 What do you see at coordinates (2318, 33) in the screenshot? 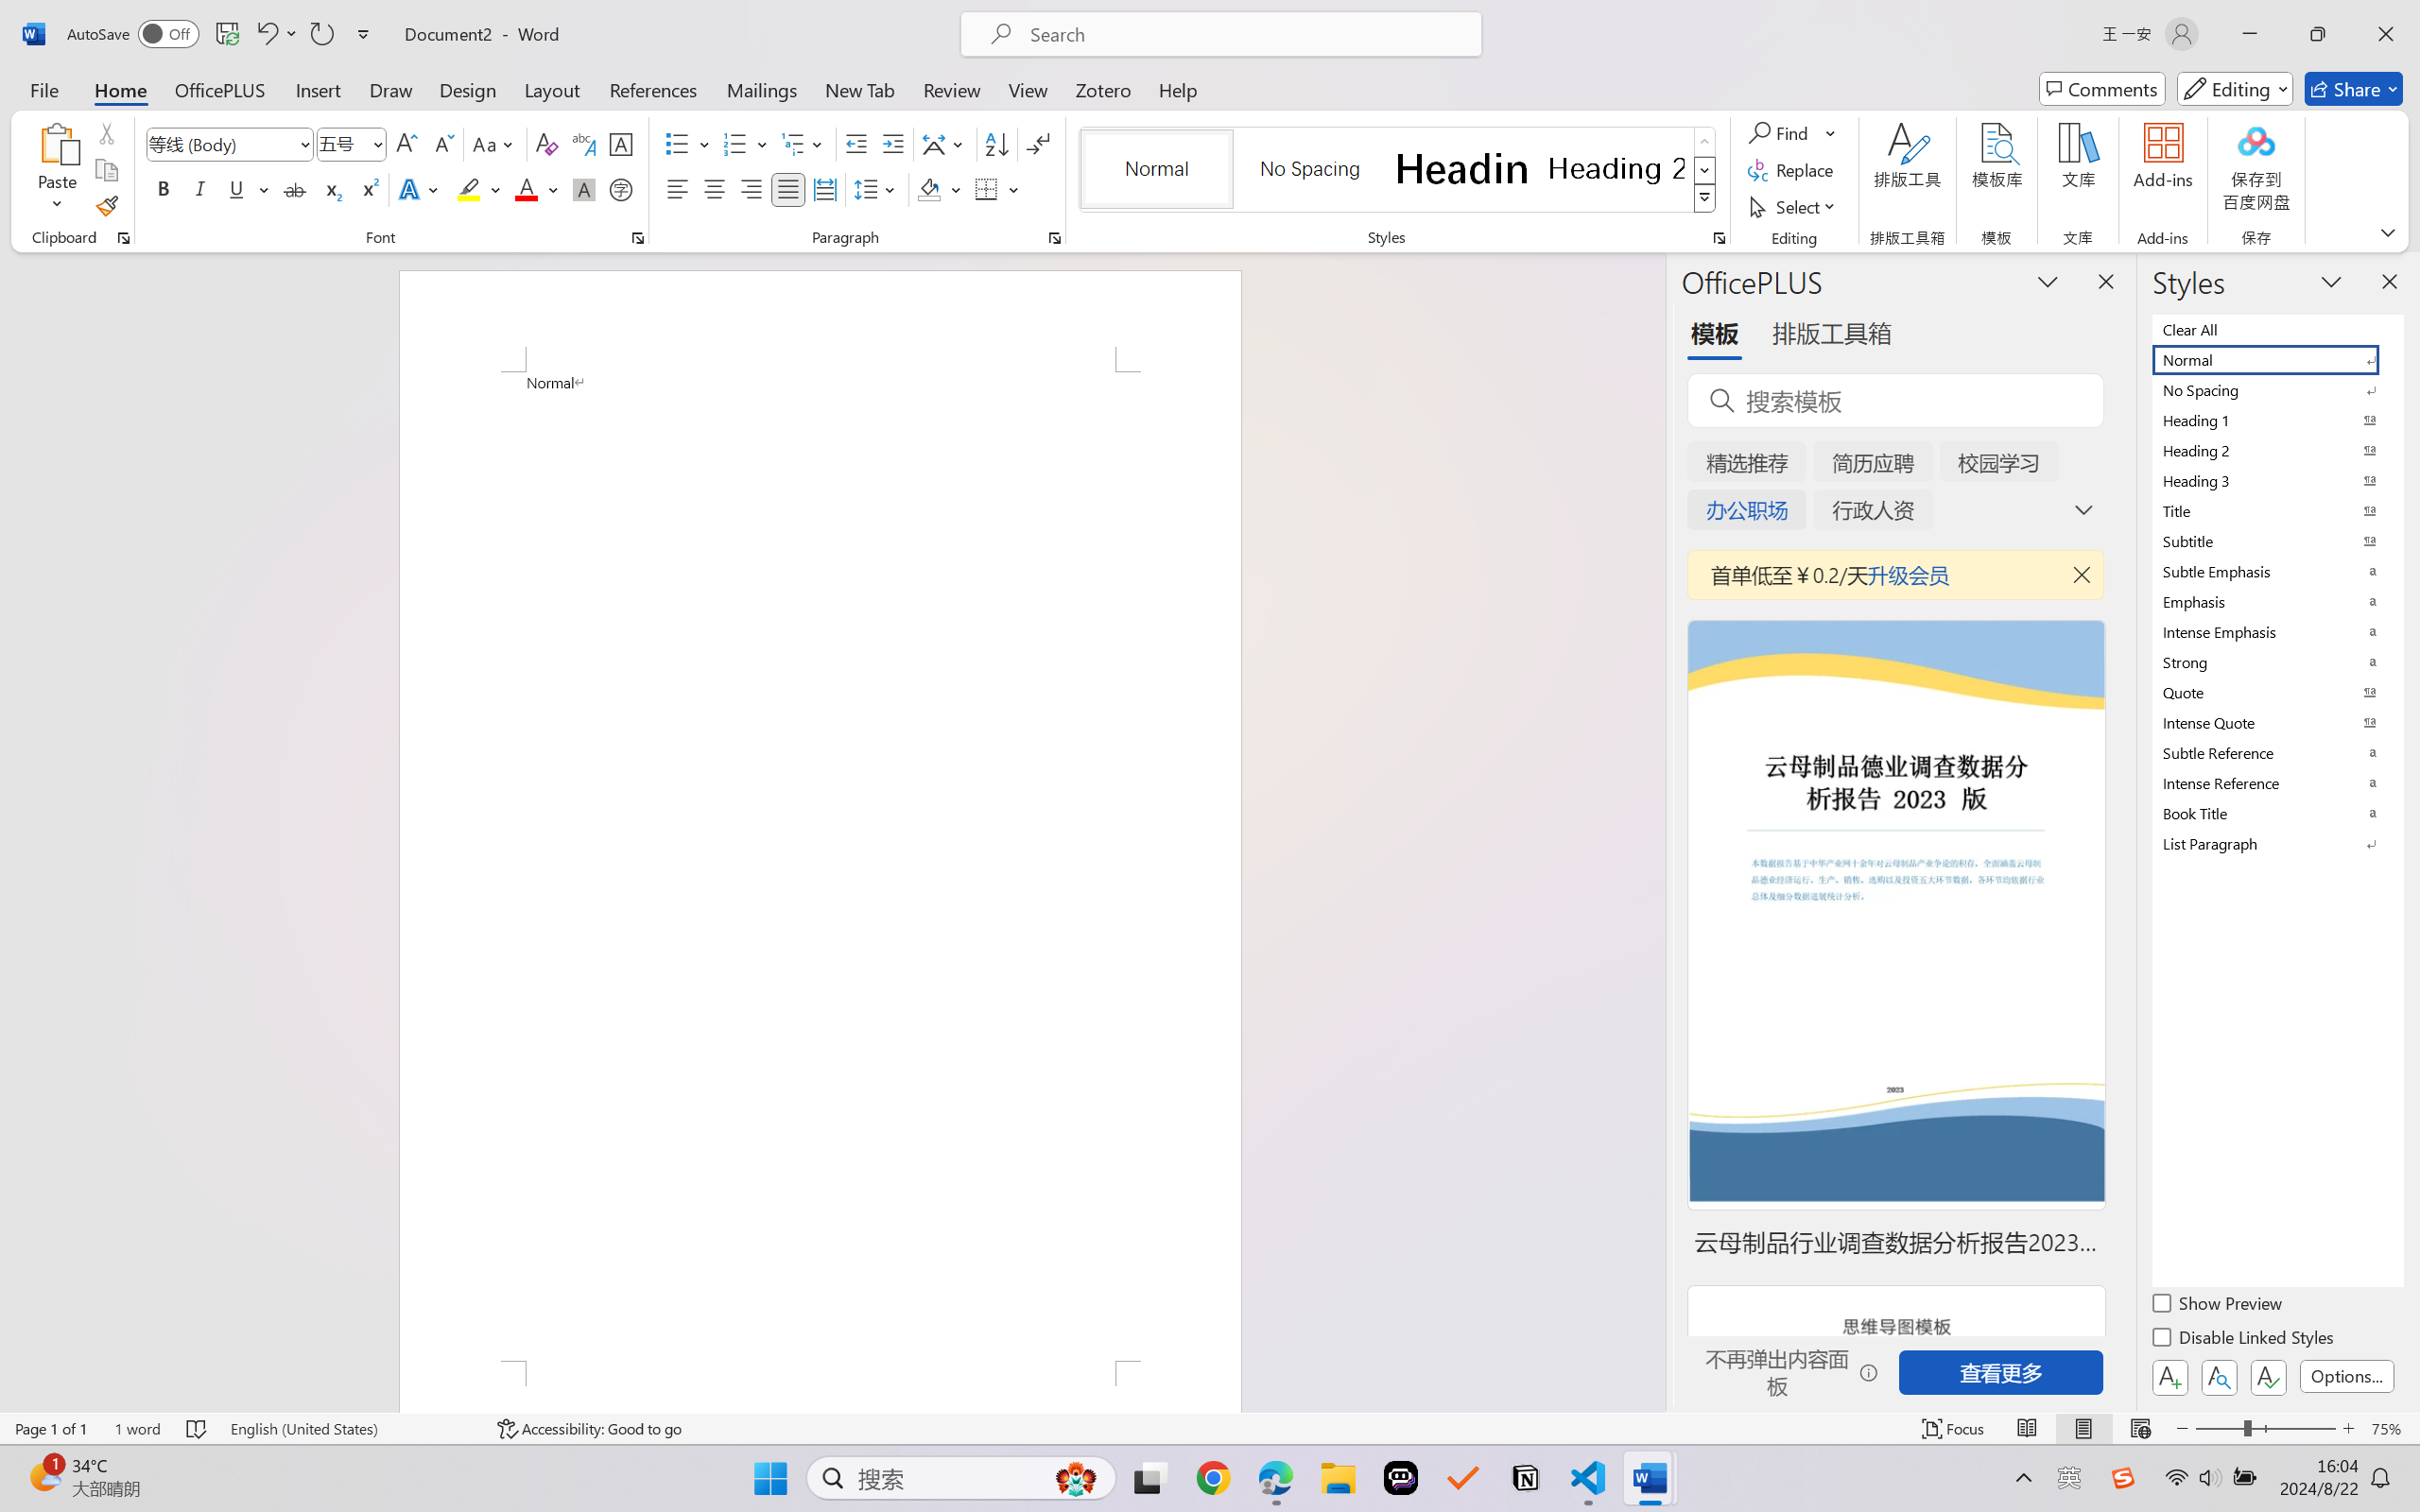
I see `'Restore Down'` at bounding box center [2318, 33].